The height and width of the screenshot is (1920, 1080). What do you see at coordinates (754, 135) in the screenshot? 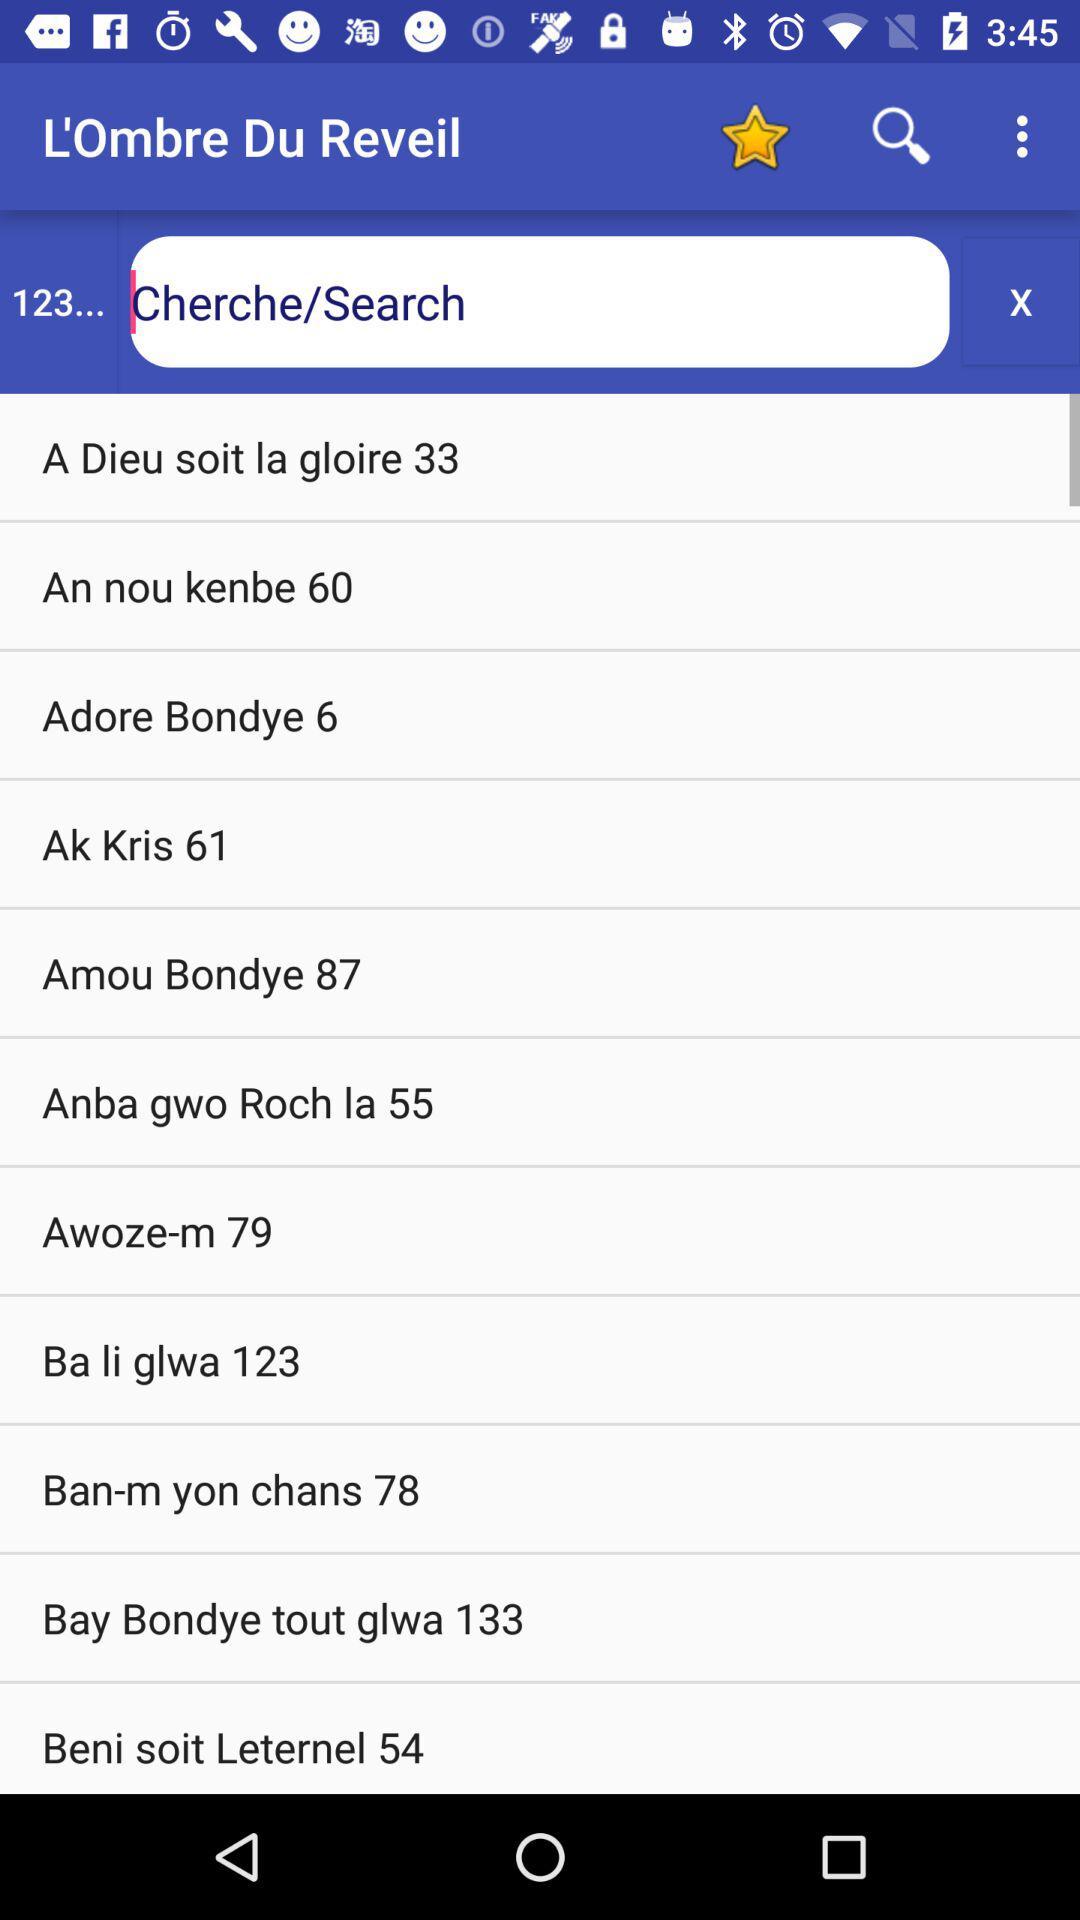
I see `icon to the right of the l ombre du` at bounding box center [754, 135].